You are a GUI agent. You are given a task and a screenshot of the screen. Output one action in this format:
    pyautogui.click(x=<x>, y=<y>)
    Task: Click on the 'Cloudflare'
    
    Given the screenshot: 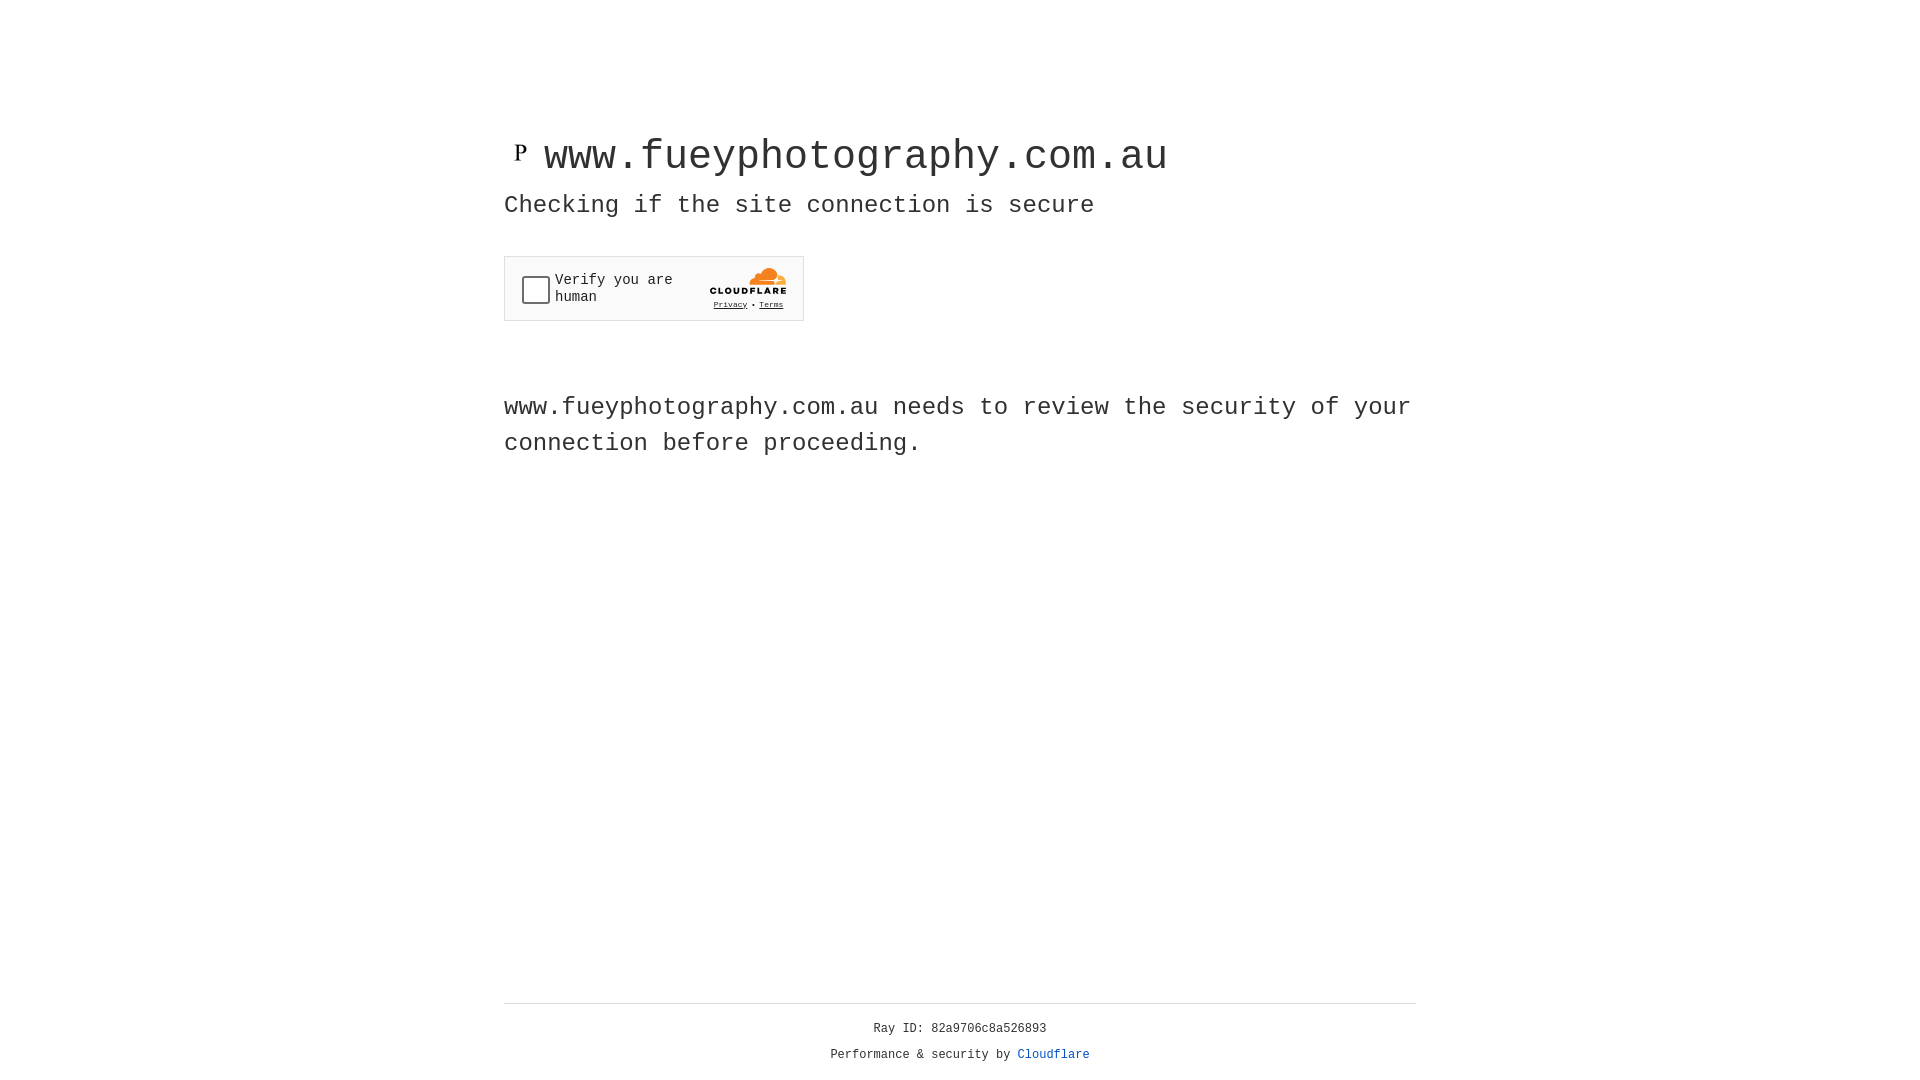 What is the action you would take?
    pyautogui.click(x=1053, y=1054)
    